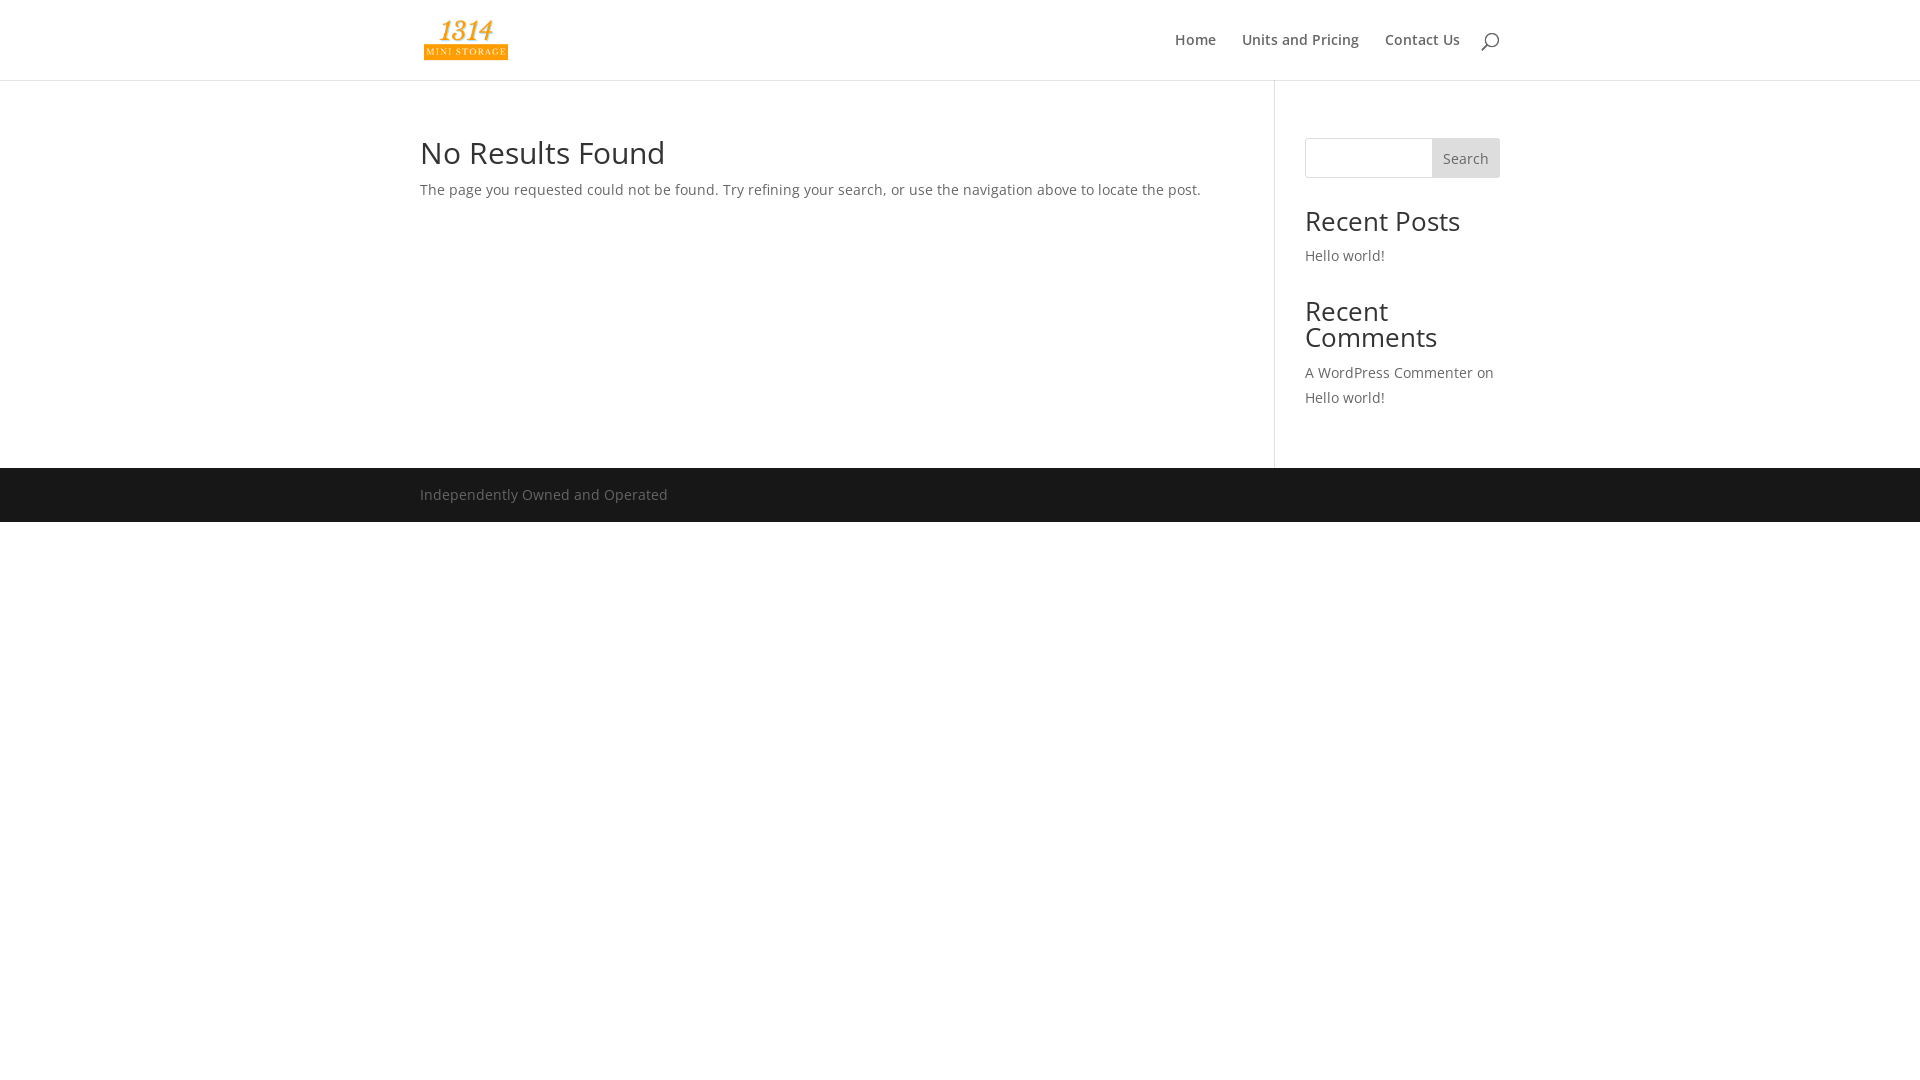 Image resolution: width=1920 pixels, height=1080 pixels. Describe the element at coordinates (1300, 55) in the screenshot. I see `'Units and Pricing'` at that location.